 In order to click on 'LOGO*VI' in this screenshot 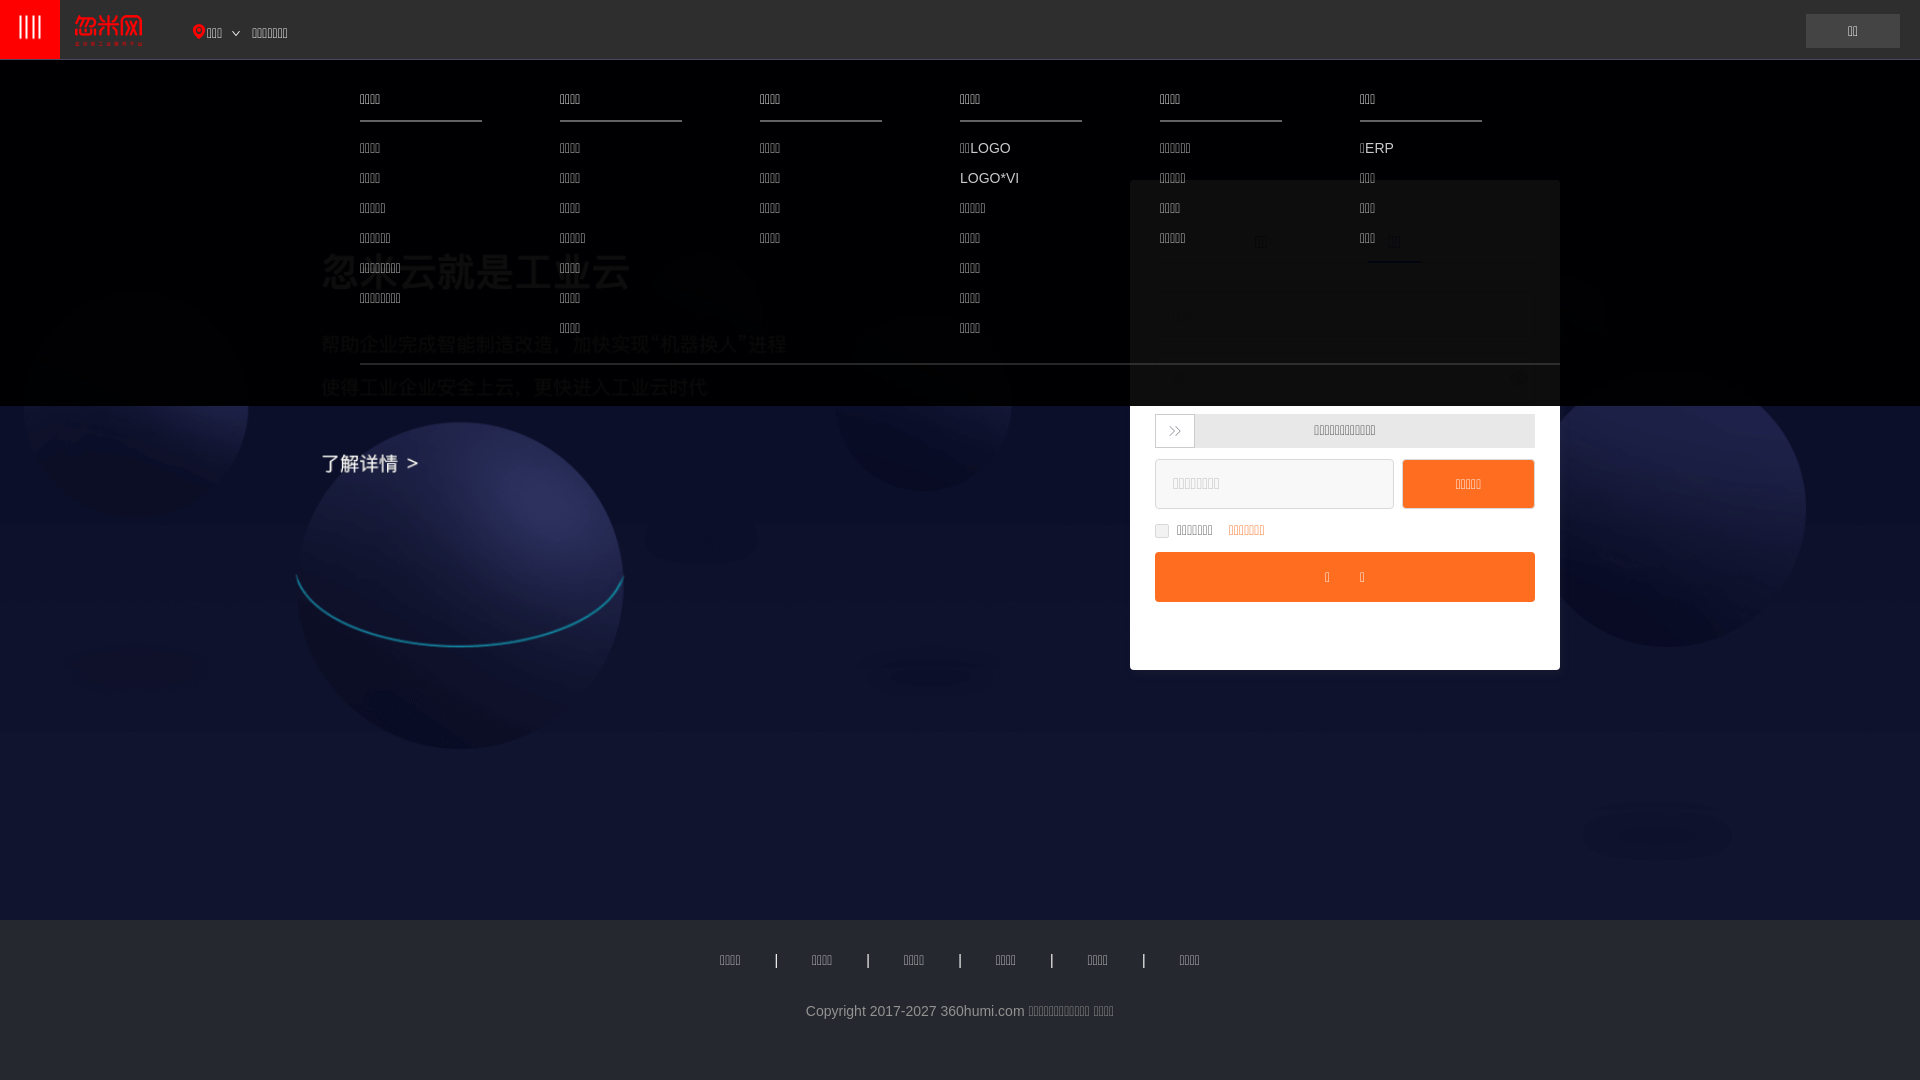, I will do `click(1021, 176)`.